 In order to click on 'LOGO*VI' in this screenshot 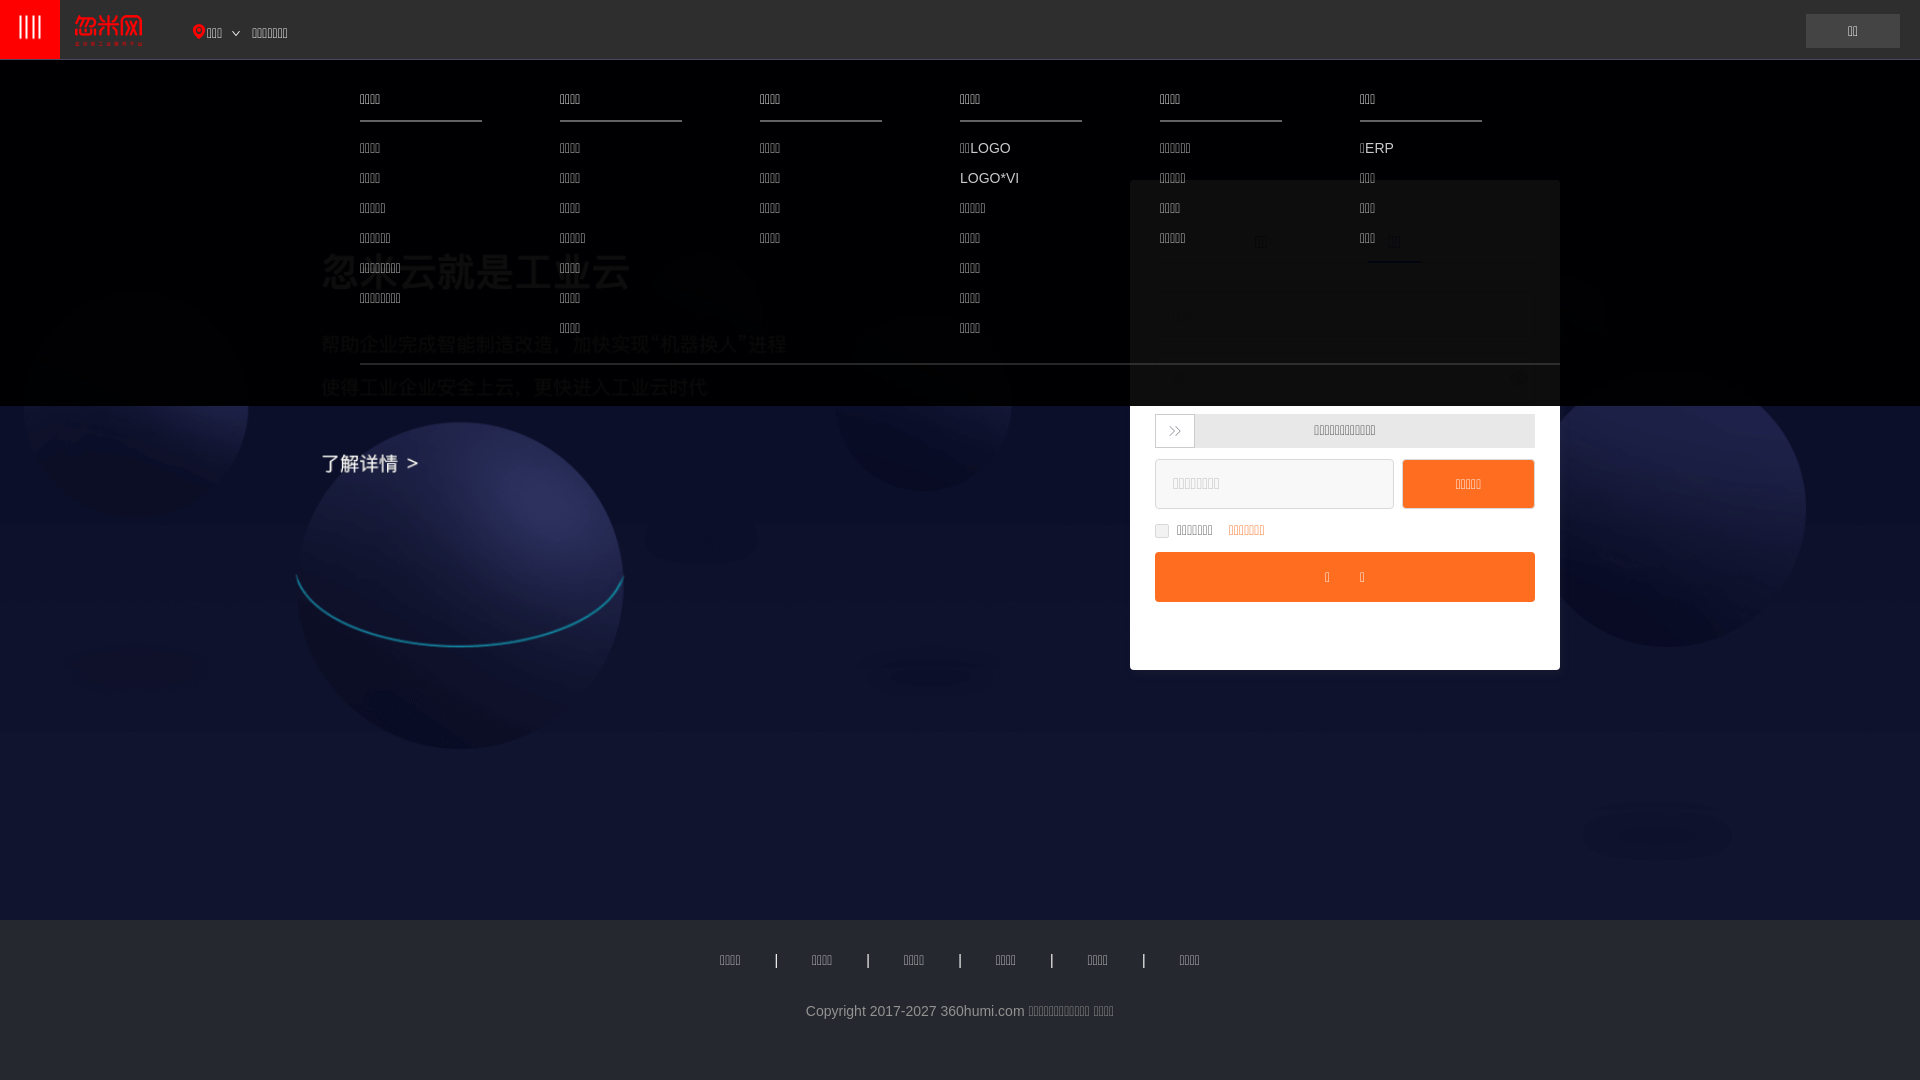, I will do `click(1021, 176)`.